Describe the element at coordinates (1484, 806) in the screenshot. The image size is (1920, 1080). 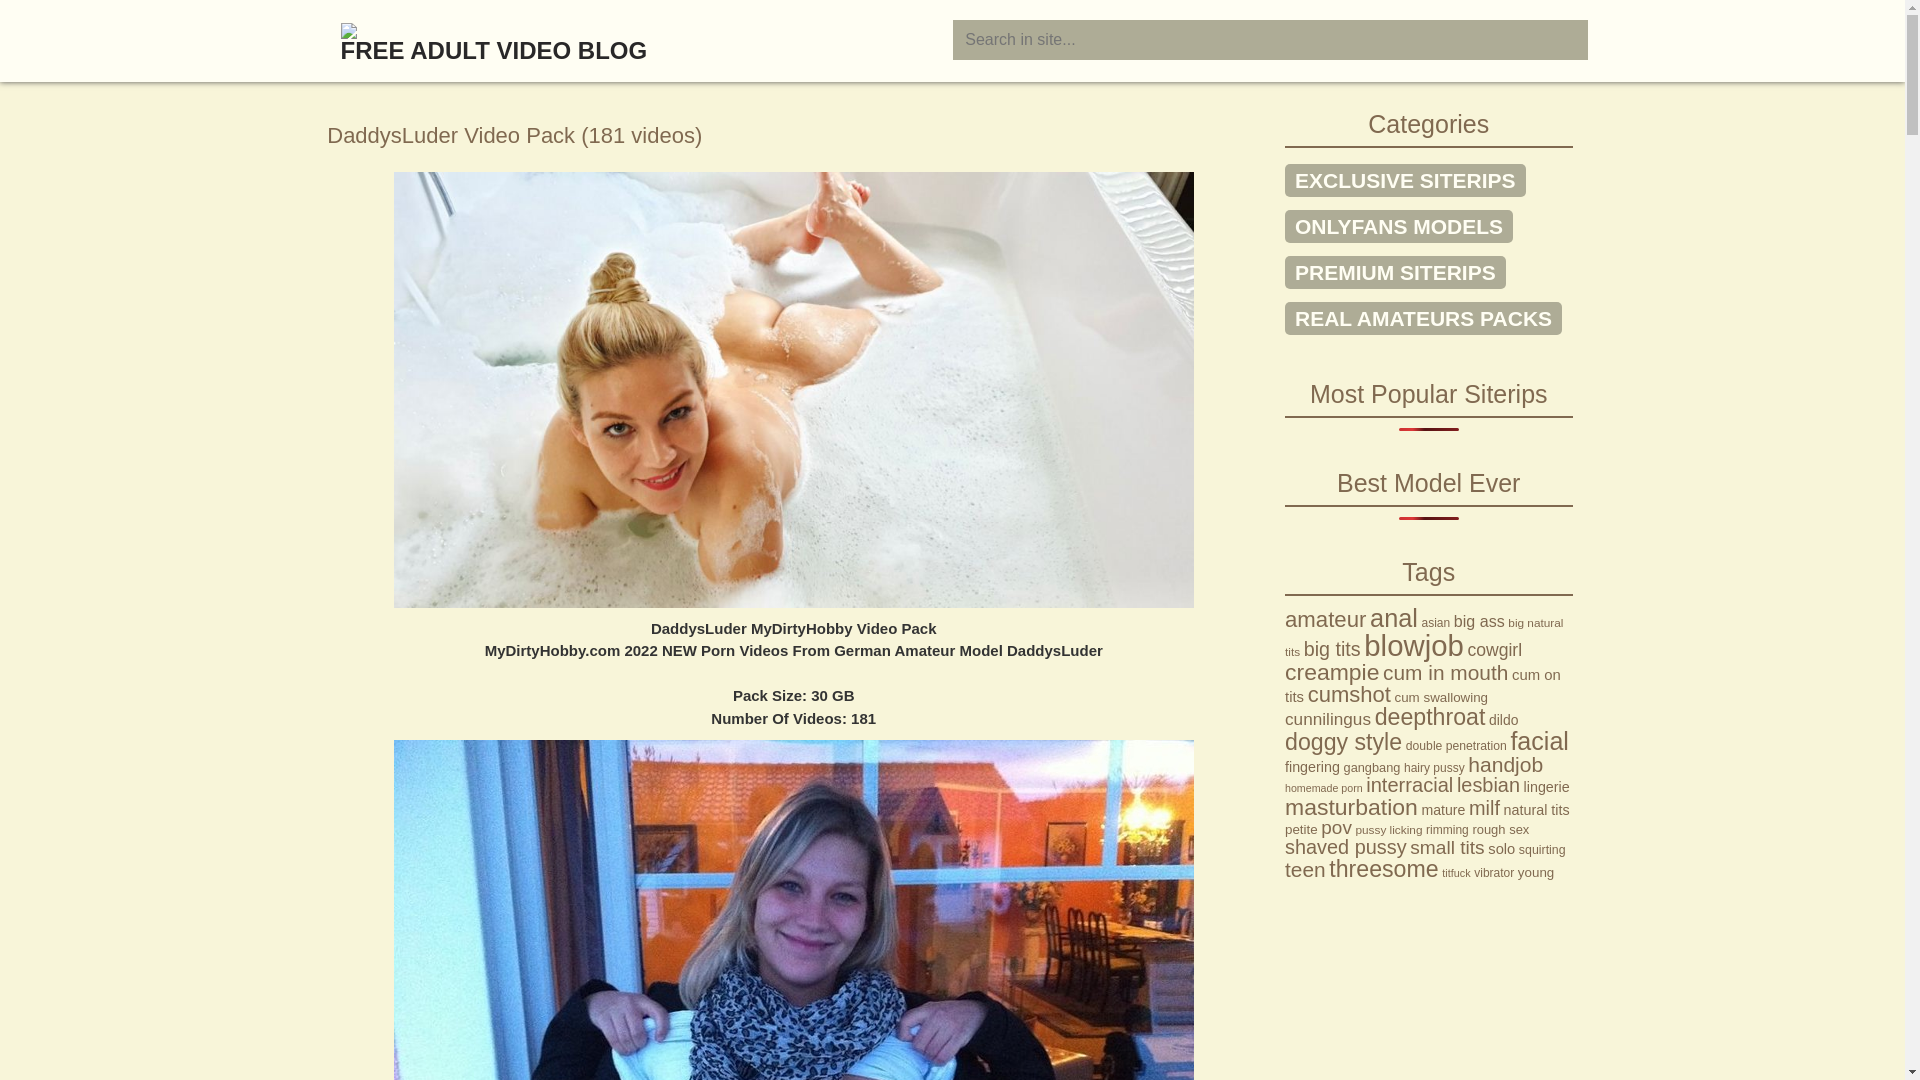
I see `'milf'` at that location.